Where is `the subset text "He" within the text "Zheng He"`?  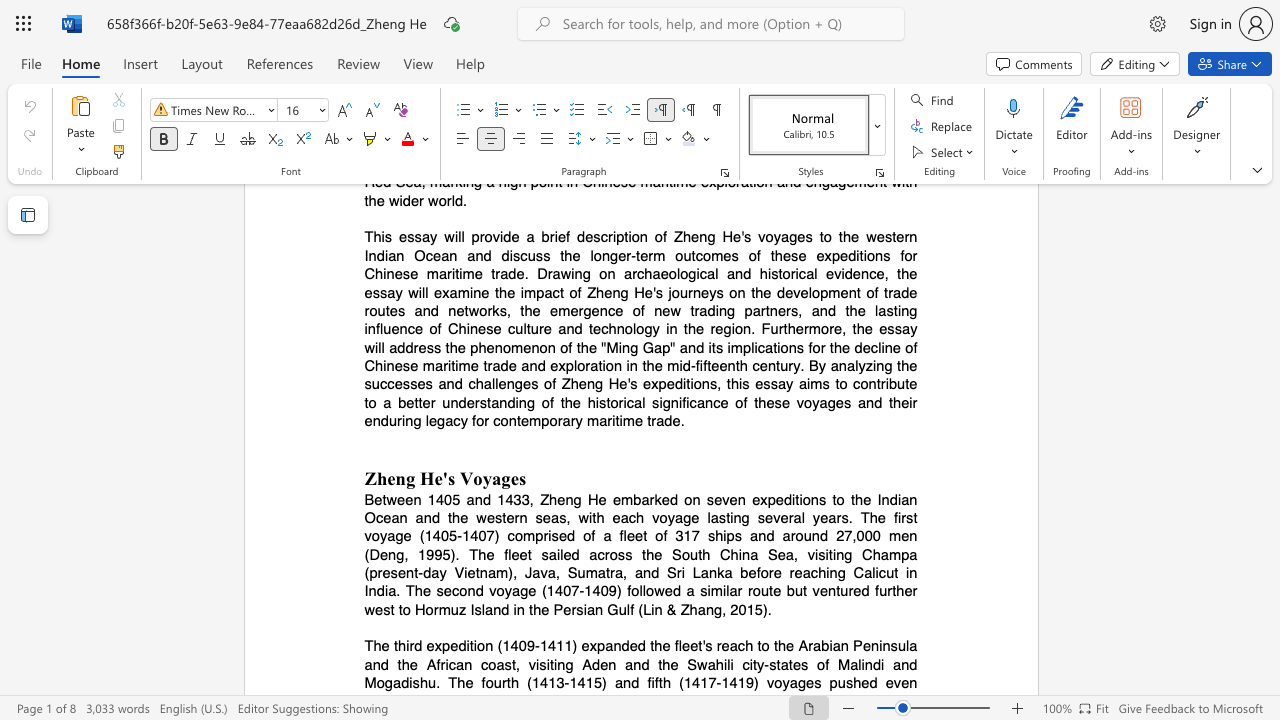
the subset text "He" within the text "Zheng He" is located at coordinates (418, 478).